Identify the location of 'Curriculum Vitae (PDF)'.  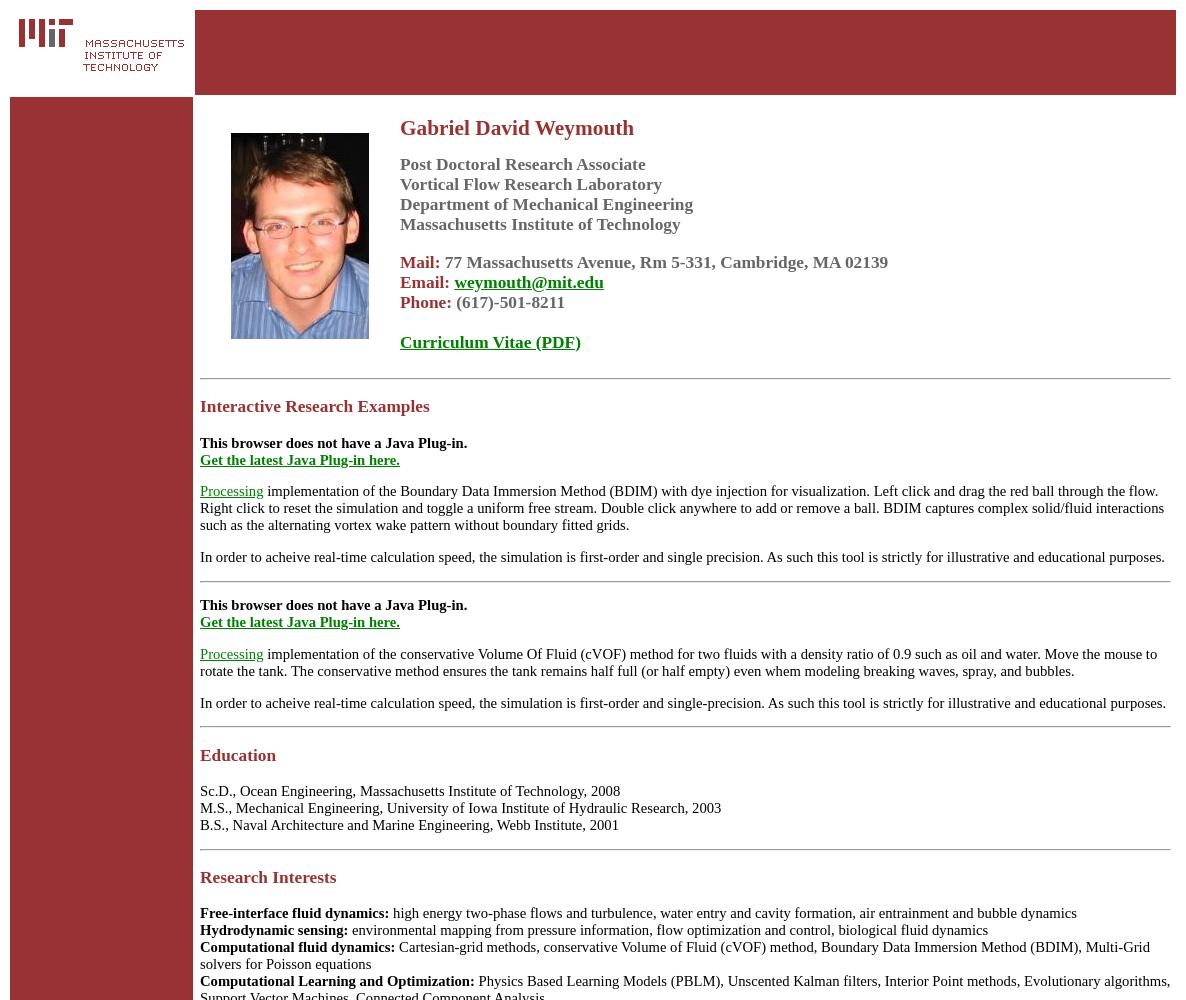
(399, 340).